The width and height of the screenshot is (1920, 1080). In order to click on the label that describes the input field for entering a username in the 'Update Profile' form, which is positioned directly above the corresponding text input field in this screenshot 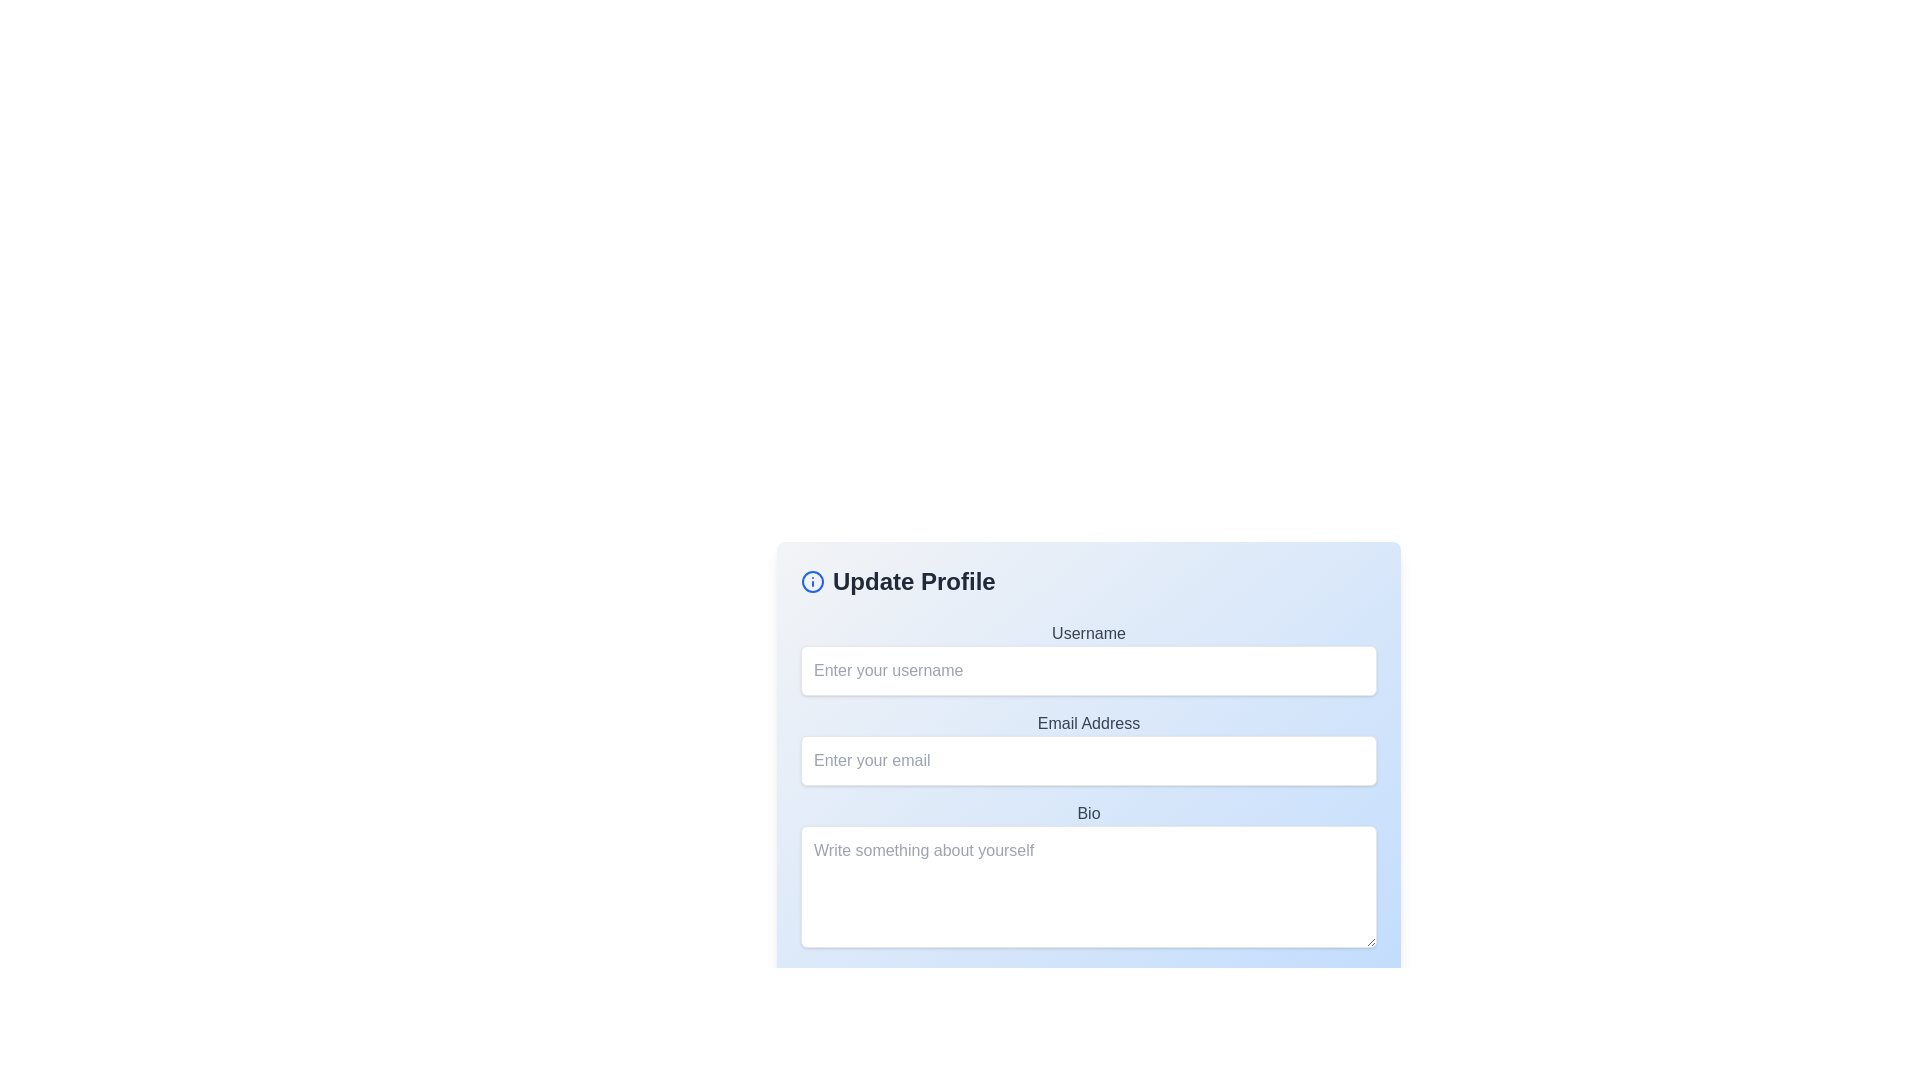, I will do `click(1088, 633)`.